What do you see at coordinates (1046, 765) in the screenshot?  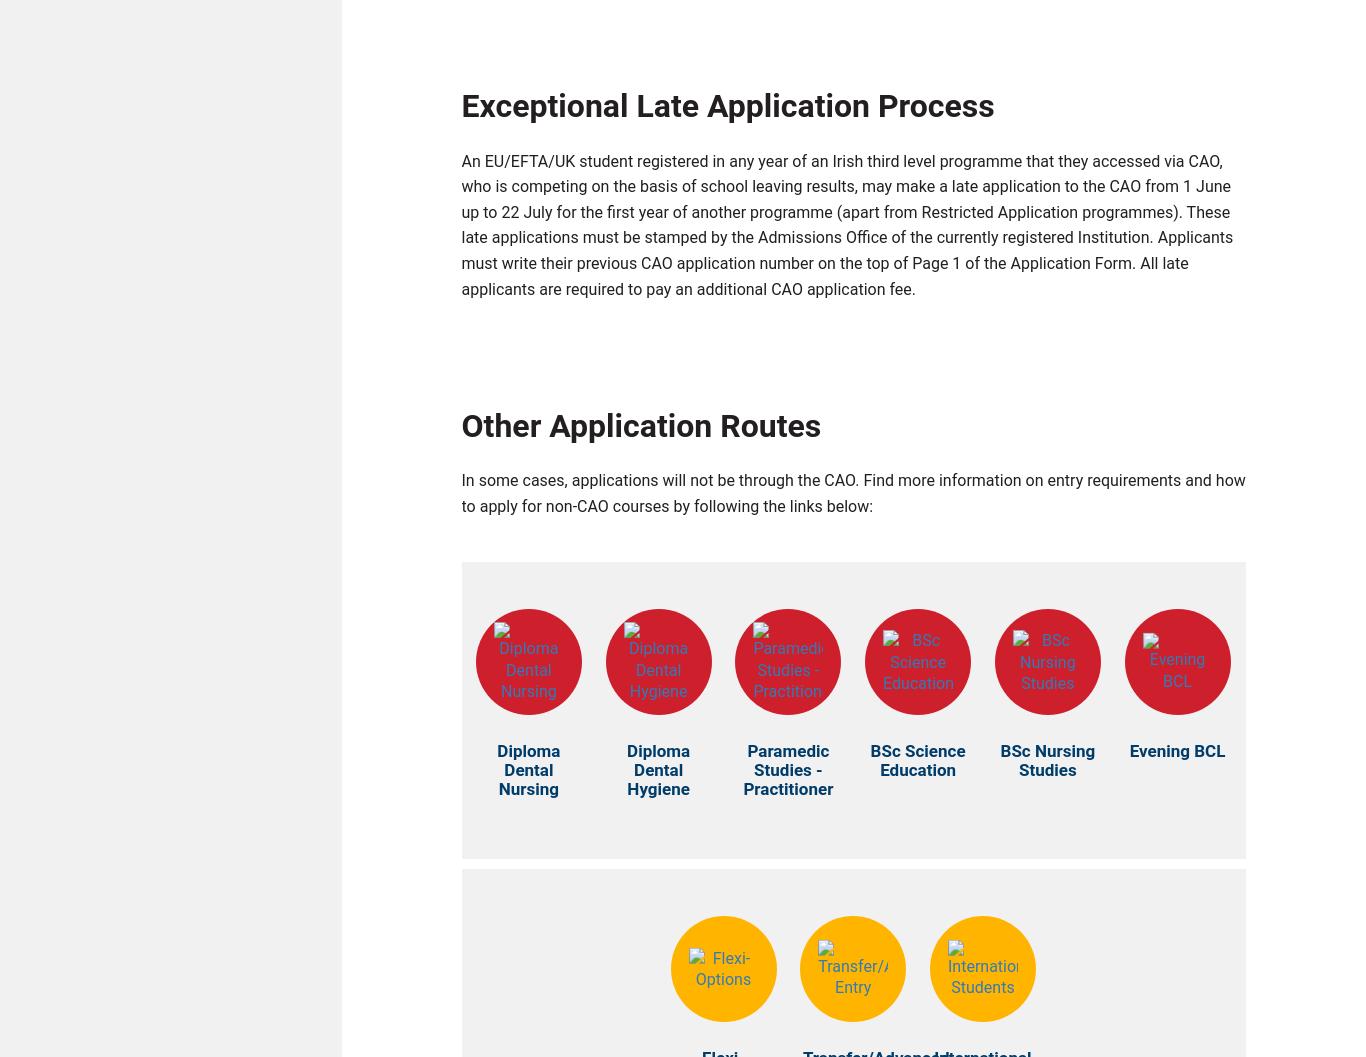 I see `'BSc Nursing Studies'` at bounding box center [1046, 765].